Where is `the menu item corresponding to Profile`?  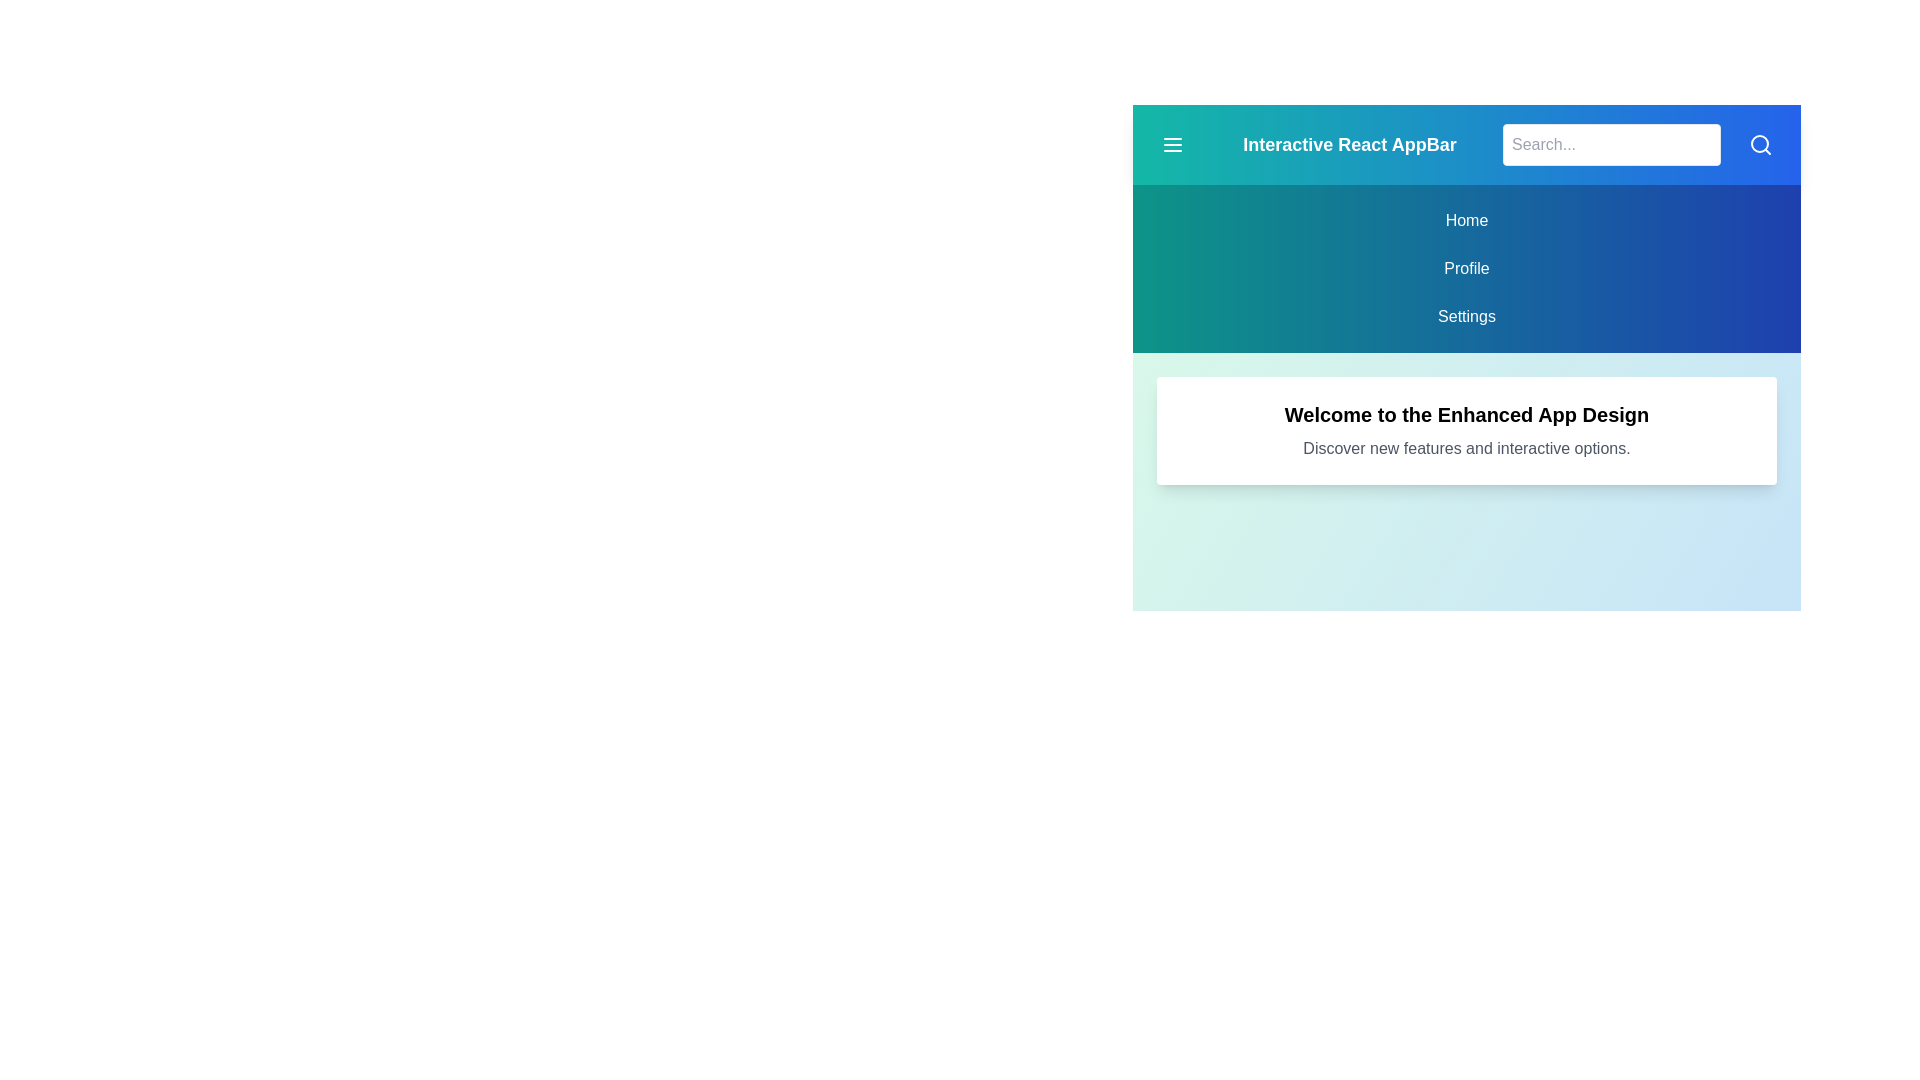
the menu item corresponding to Profile is located at coordinates (1467, 268).